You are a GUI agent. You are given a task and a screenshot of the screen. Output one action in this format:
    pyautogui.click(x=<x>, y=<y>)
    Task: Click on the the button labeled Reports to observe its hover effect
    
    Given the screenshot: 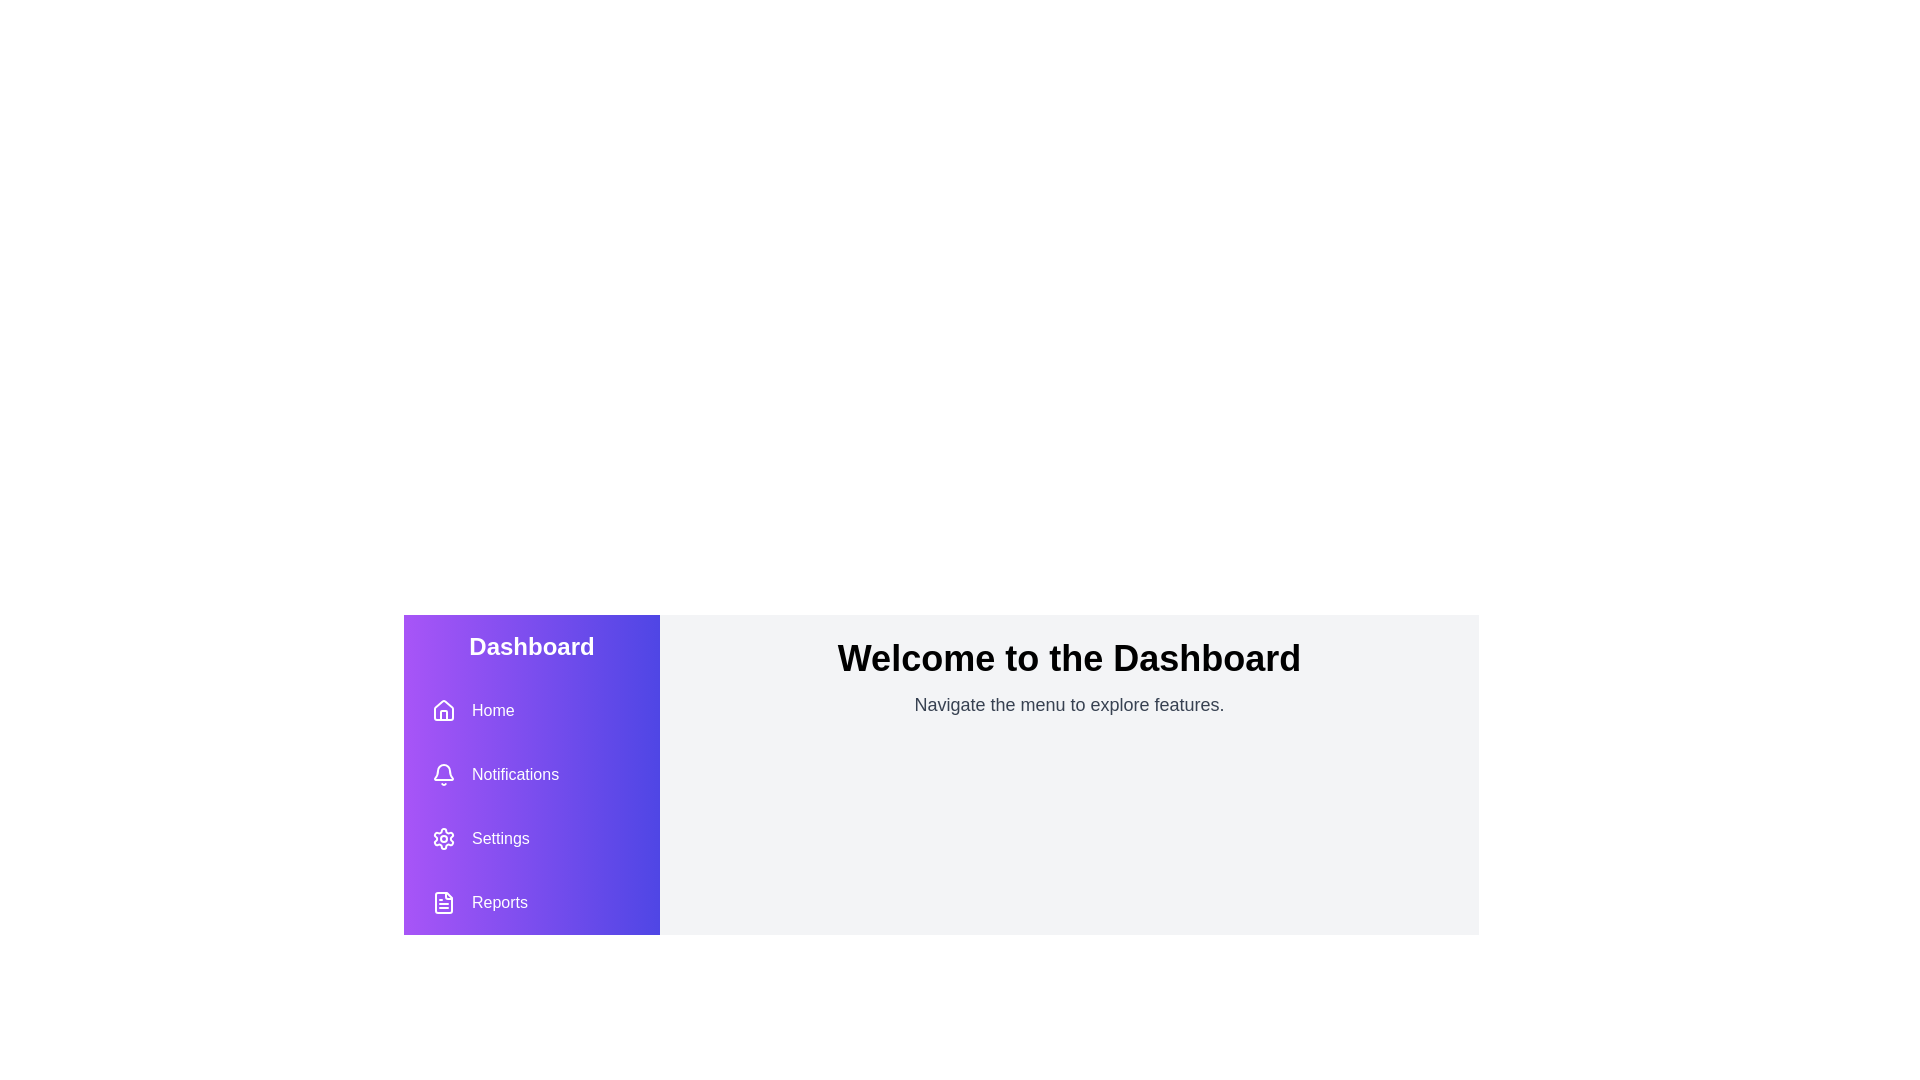 What is the action you would take?
    pyautogui.click(x=480, y=902)
    